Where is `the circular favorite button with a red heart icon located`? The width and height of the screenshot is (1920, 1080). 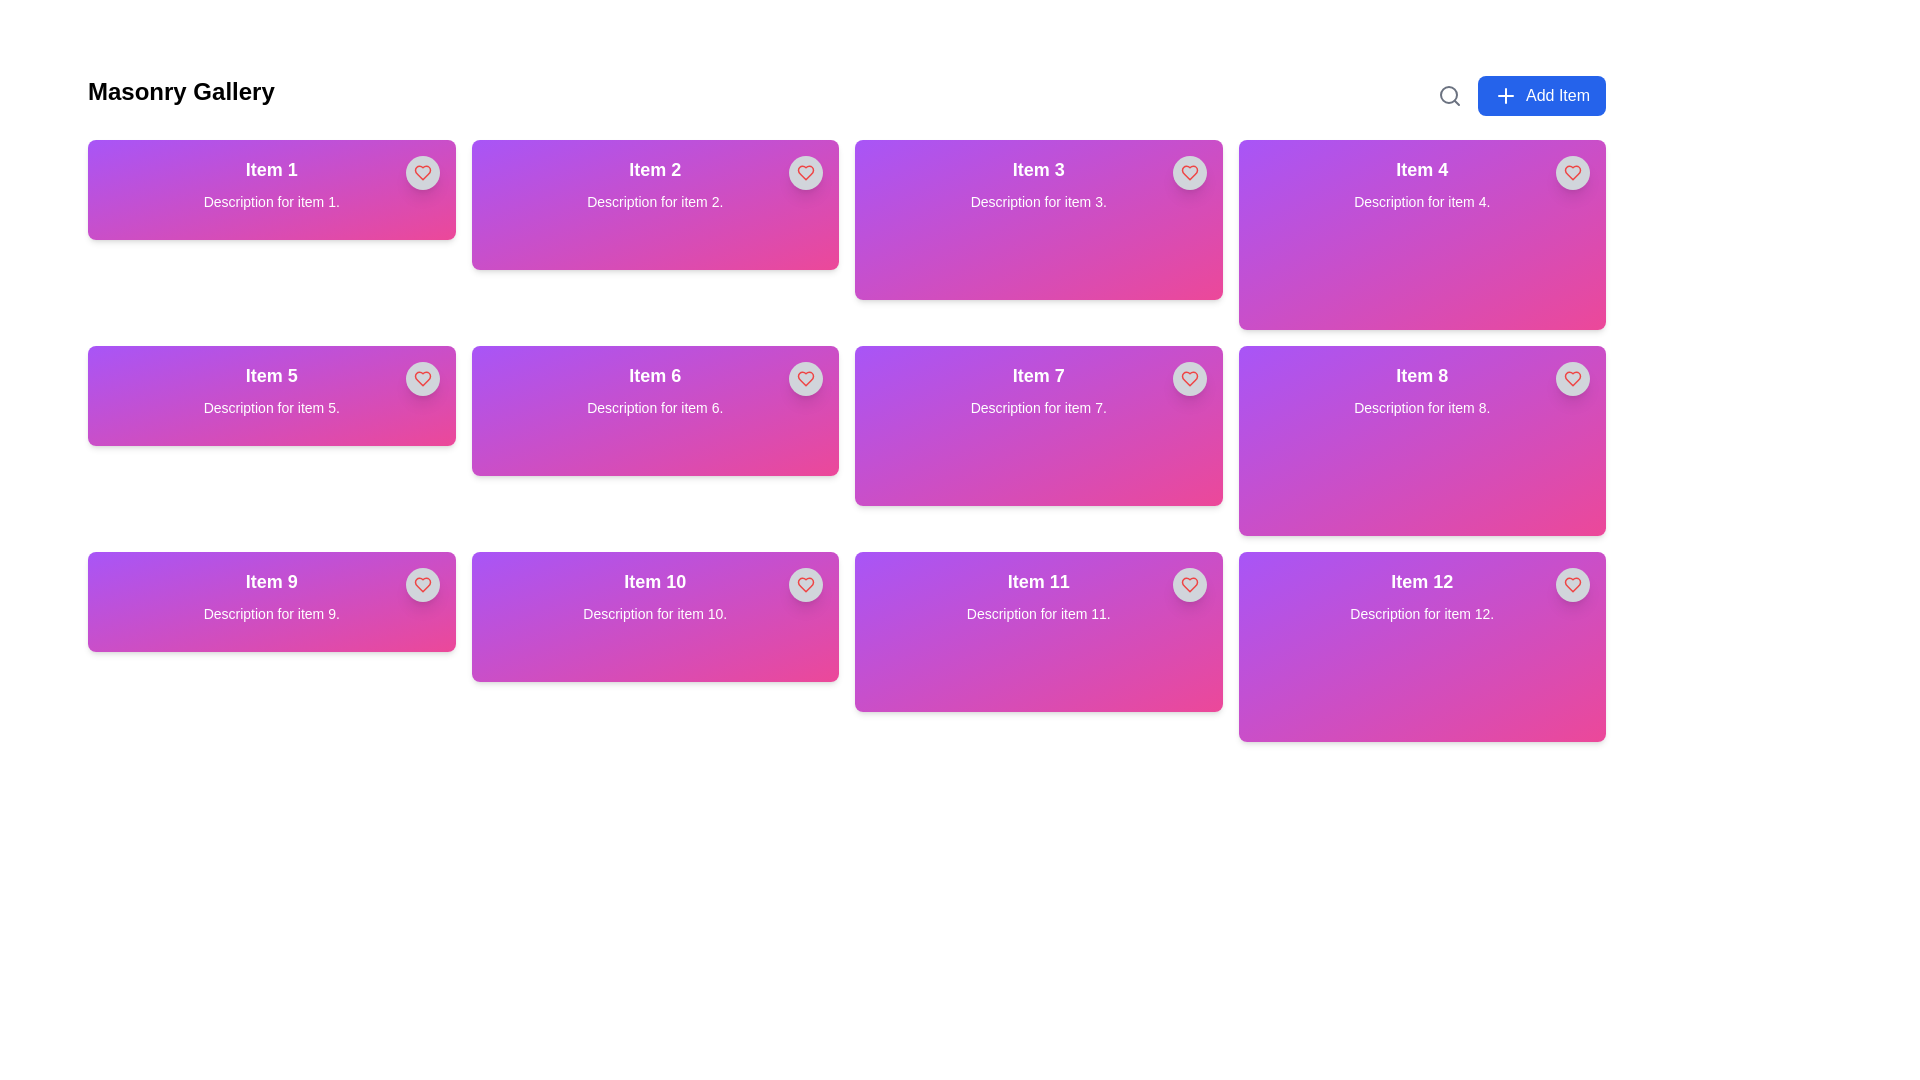 the circular favorite button with a red heart icon located is located at coordinates (421, 585).